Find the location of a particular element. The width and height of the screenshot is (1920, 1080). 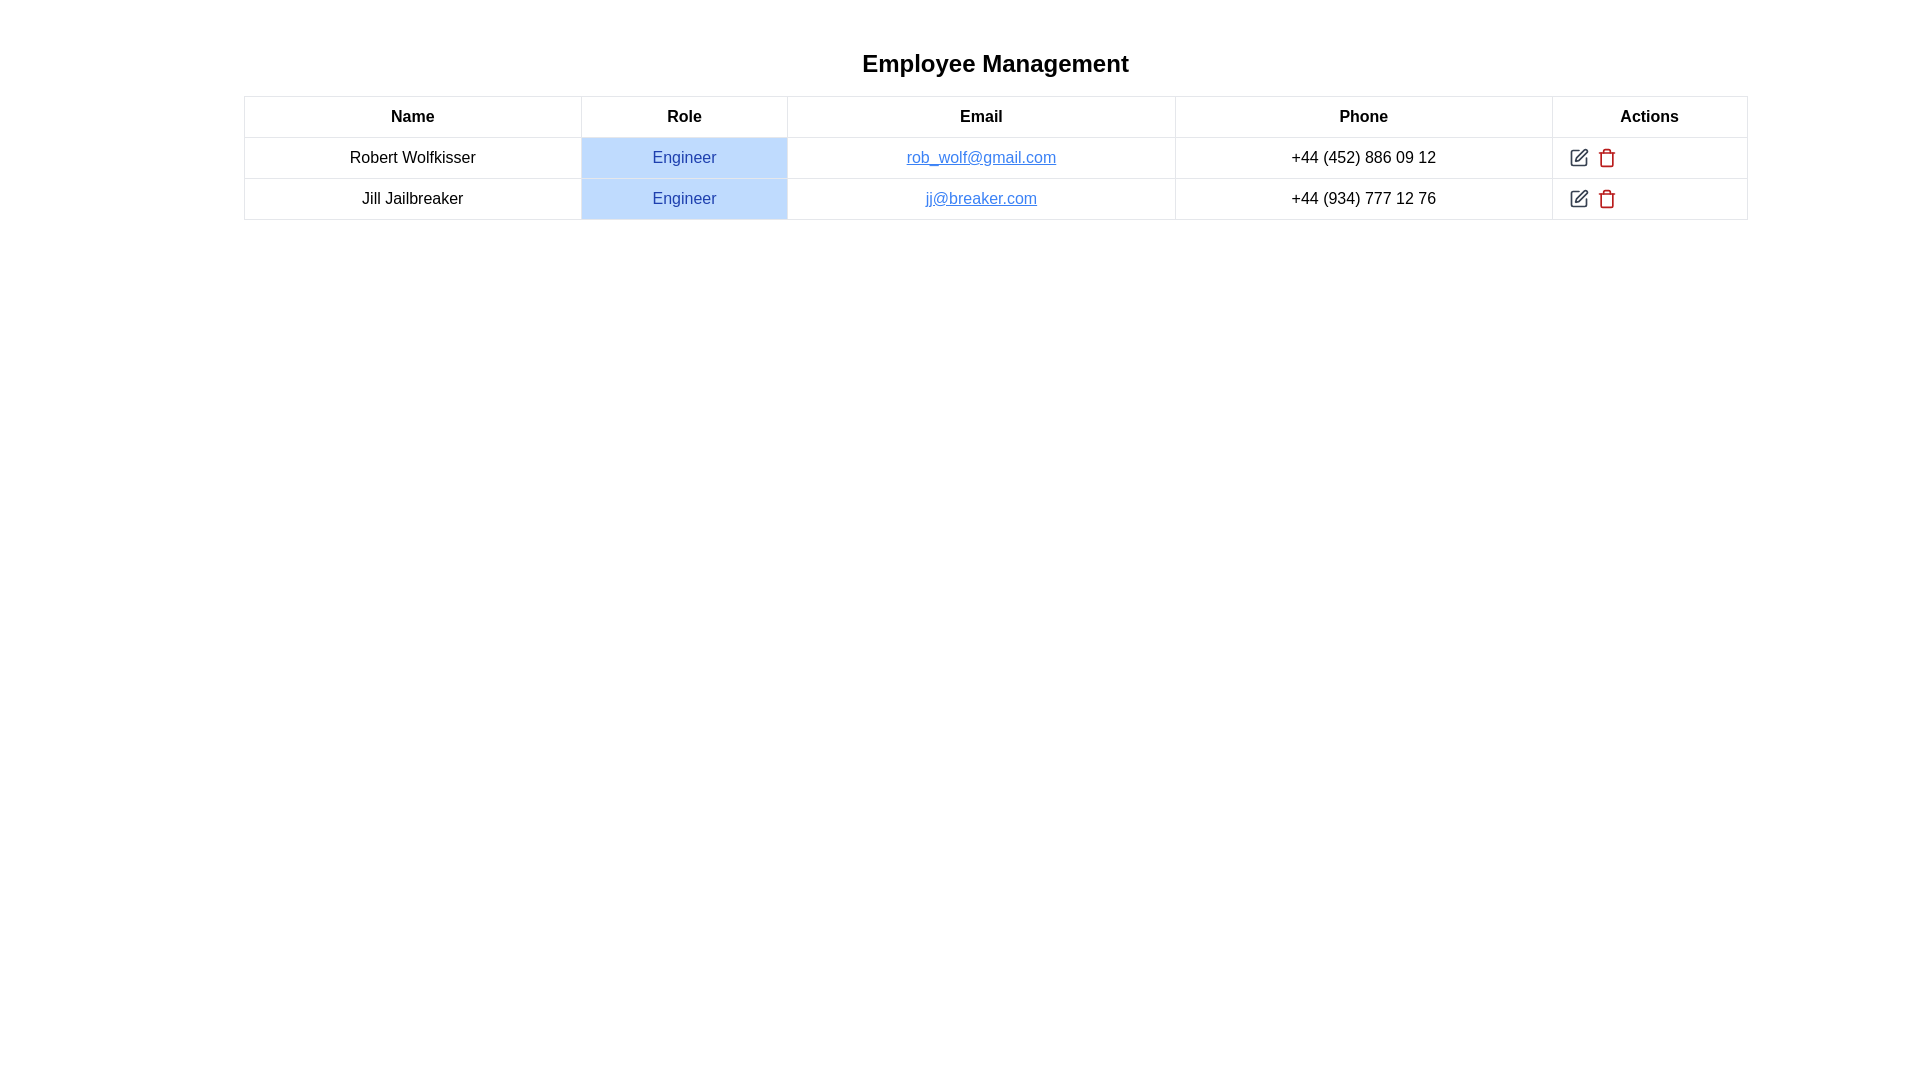

the 'Role' text label in the header row of the table, which is bold and center-aligned, located in the second column between 'Name' and 'Email' is located at coordinates (684, 116).